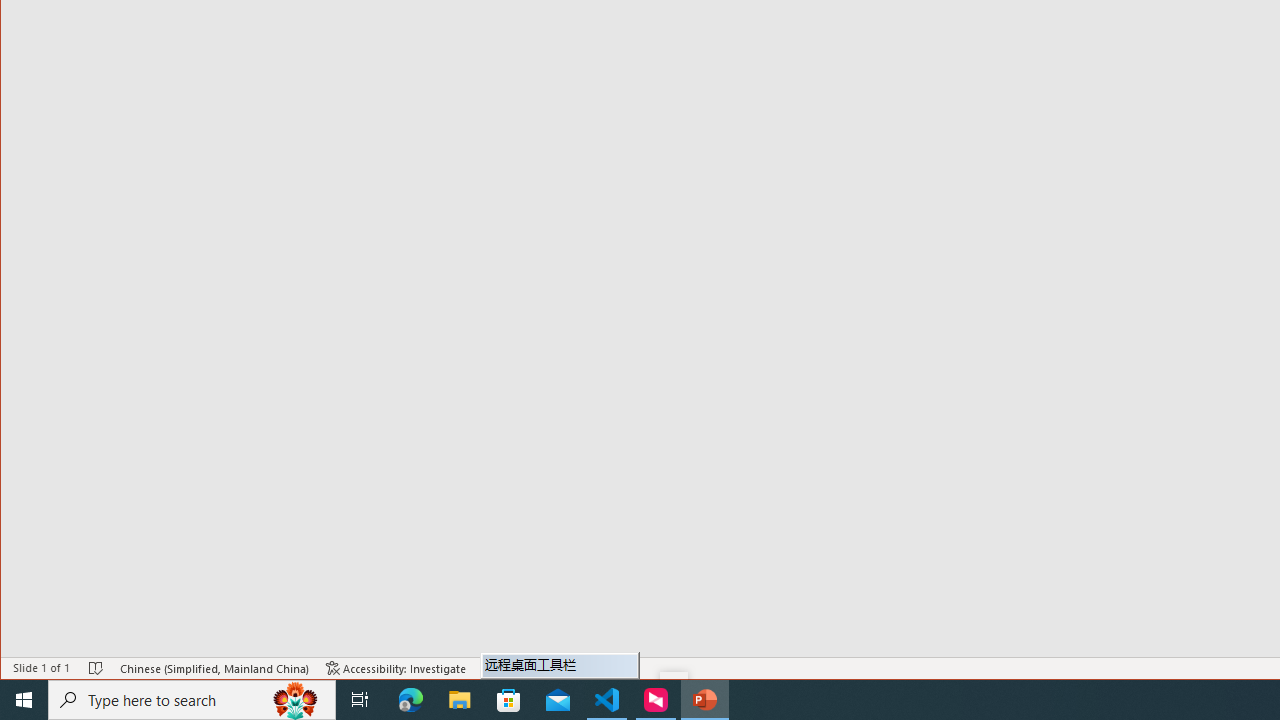  I want to click on 'PowerPoint - 1 running window', so click(705, 698).